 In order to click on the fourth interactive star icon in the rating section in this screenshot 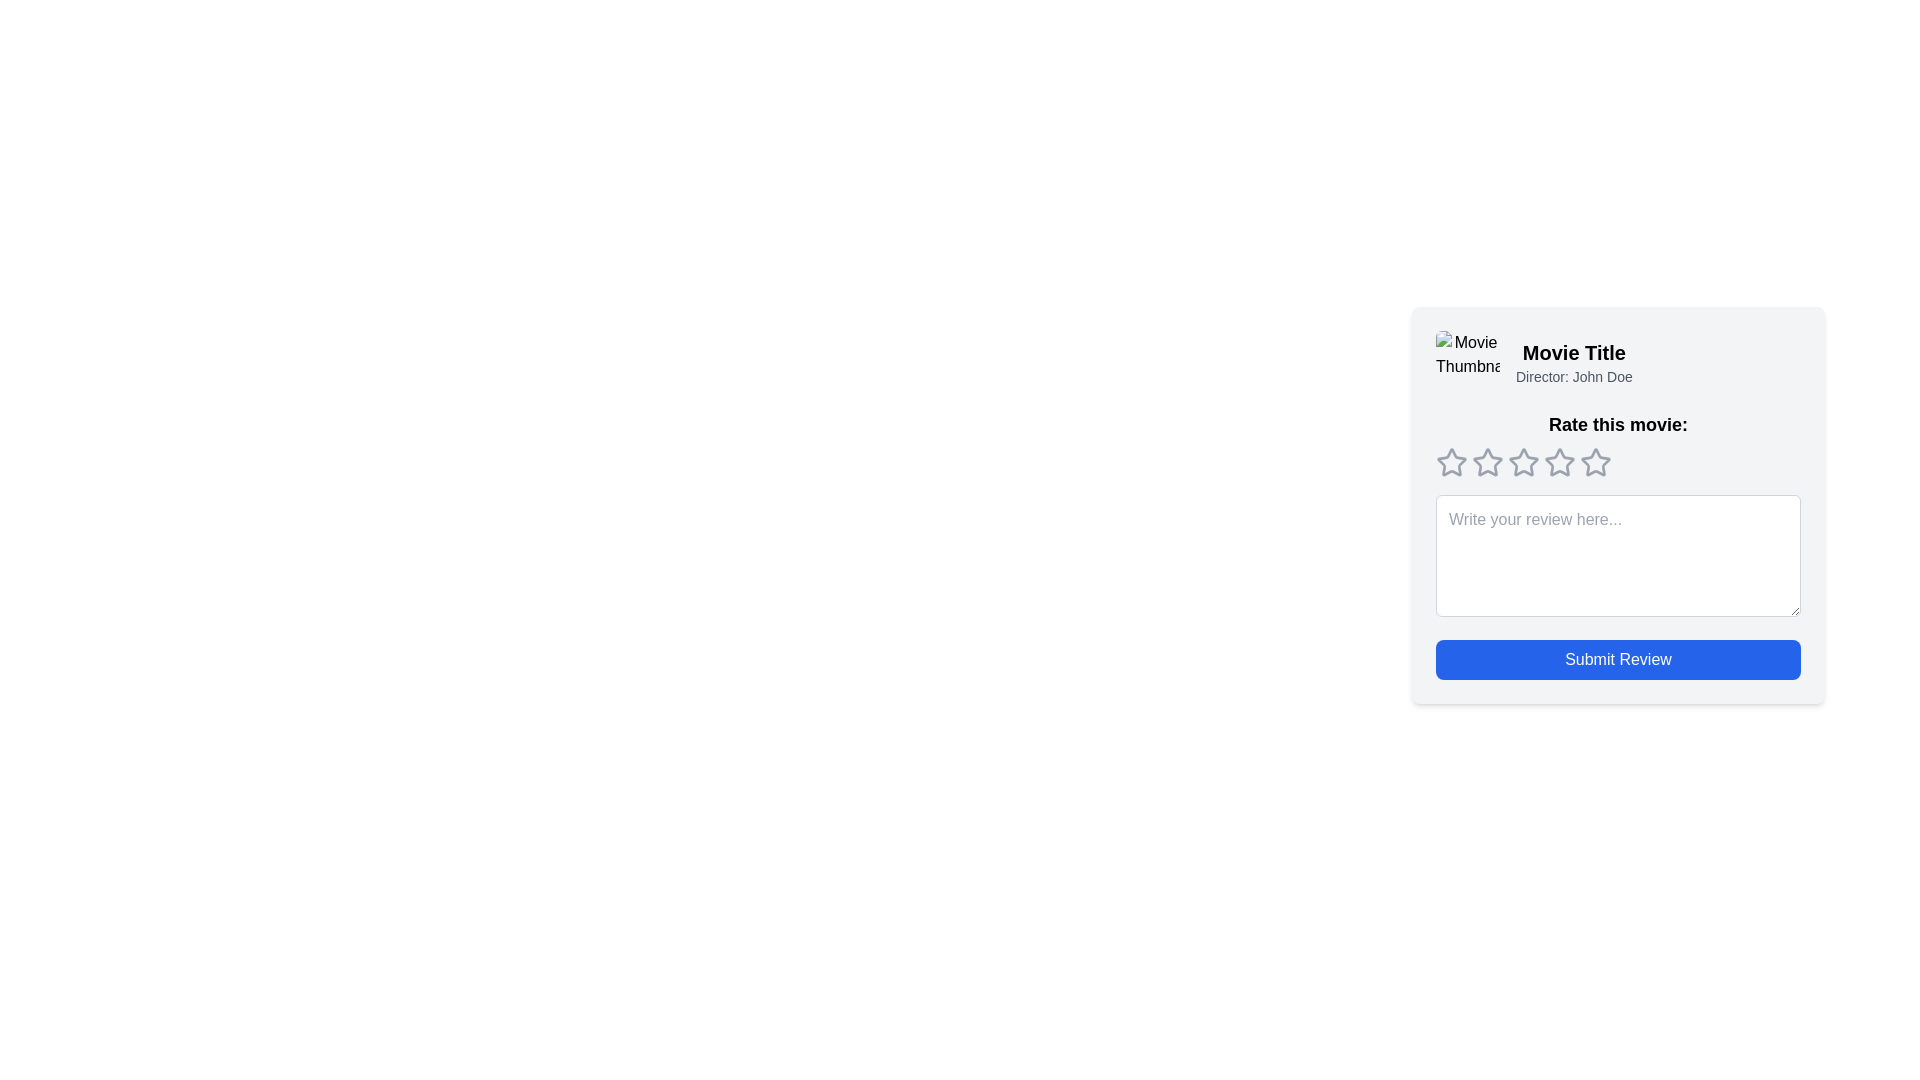, I will do `click(1559, 462)`.